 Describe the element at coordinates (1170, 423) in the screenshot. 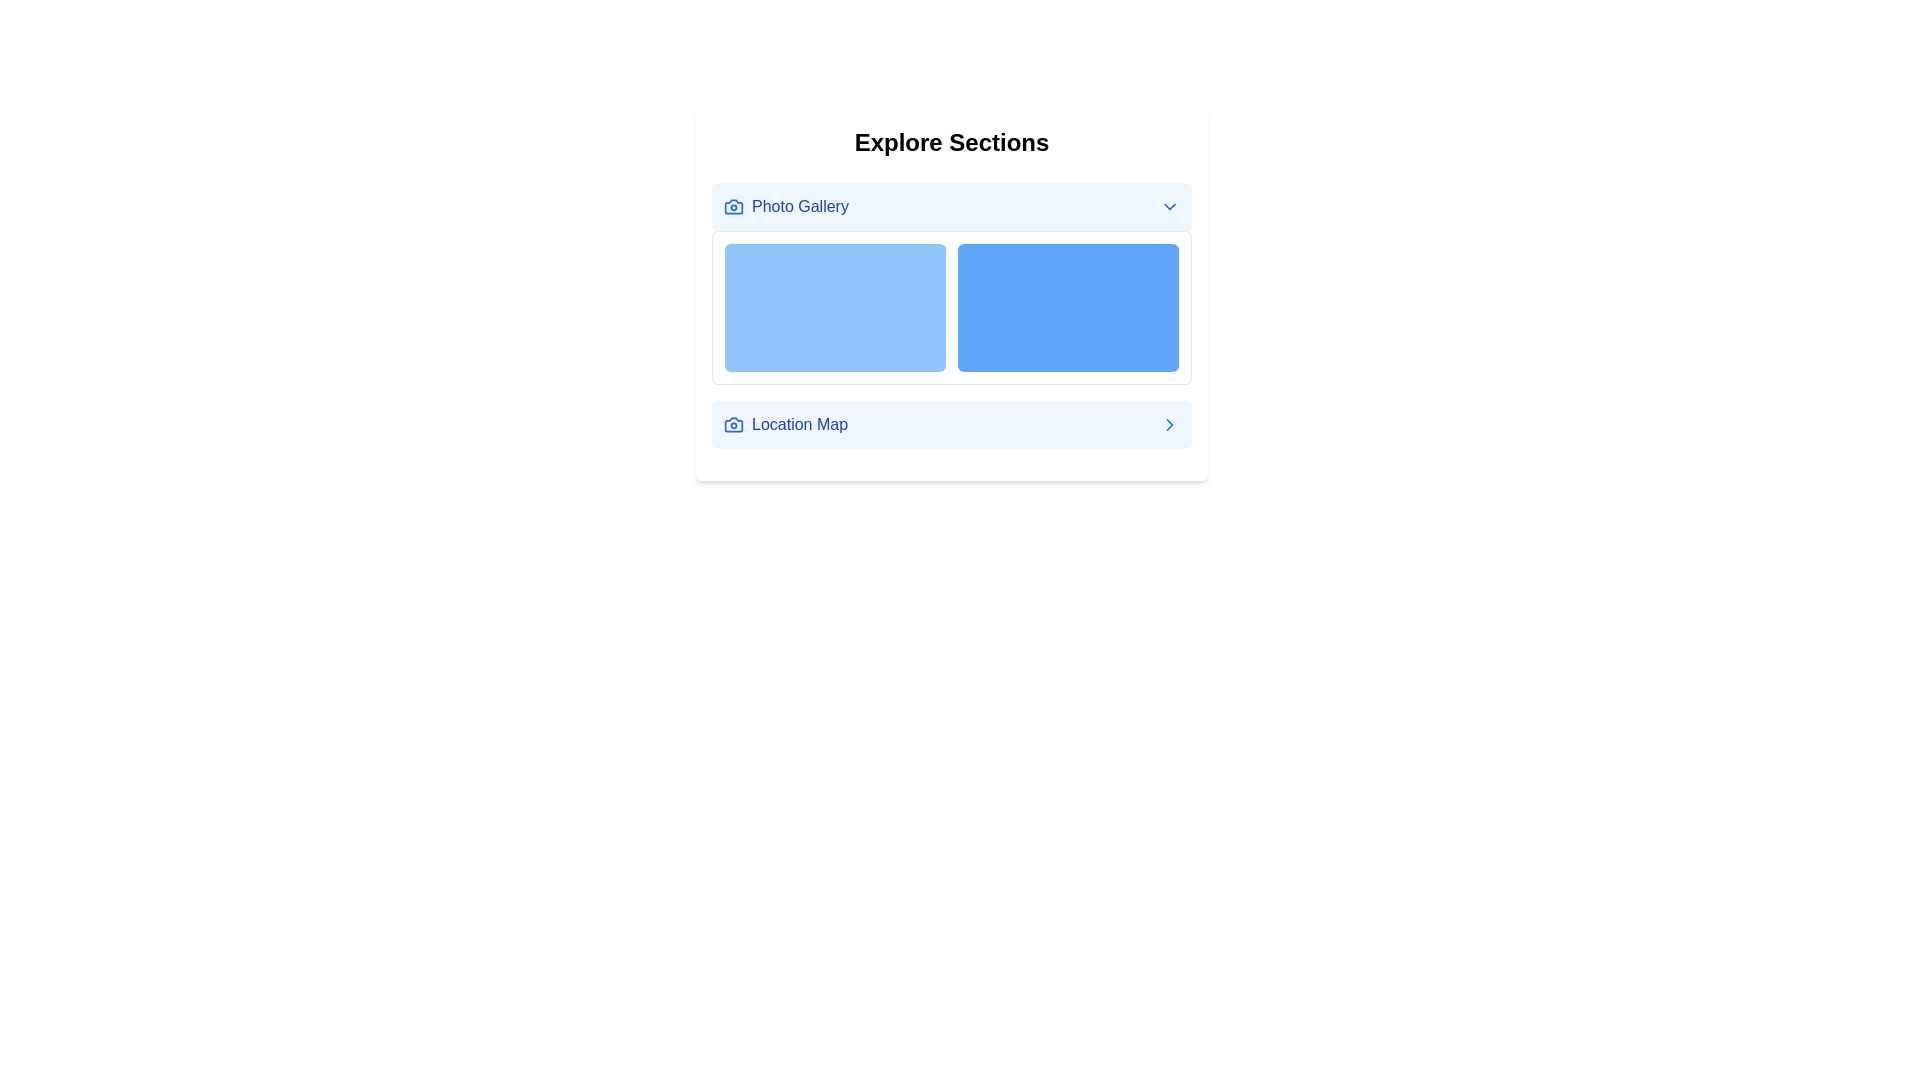

I see `the Chevron Right icon located on the far right of the Location Map row to potentially highlight or display further information` at that location.